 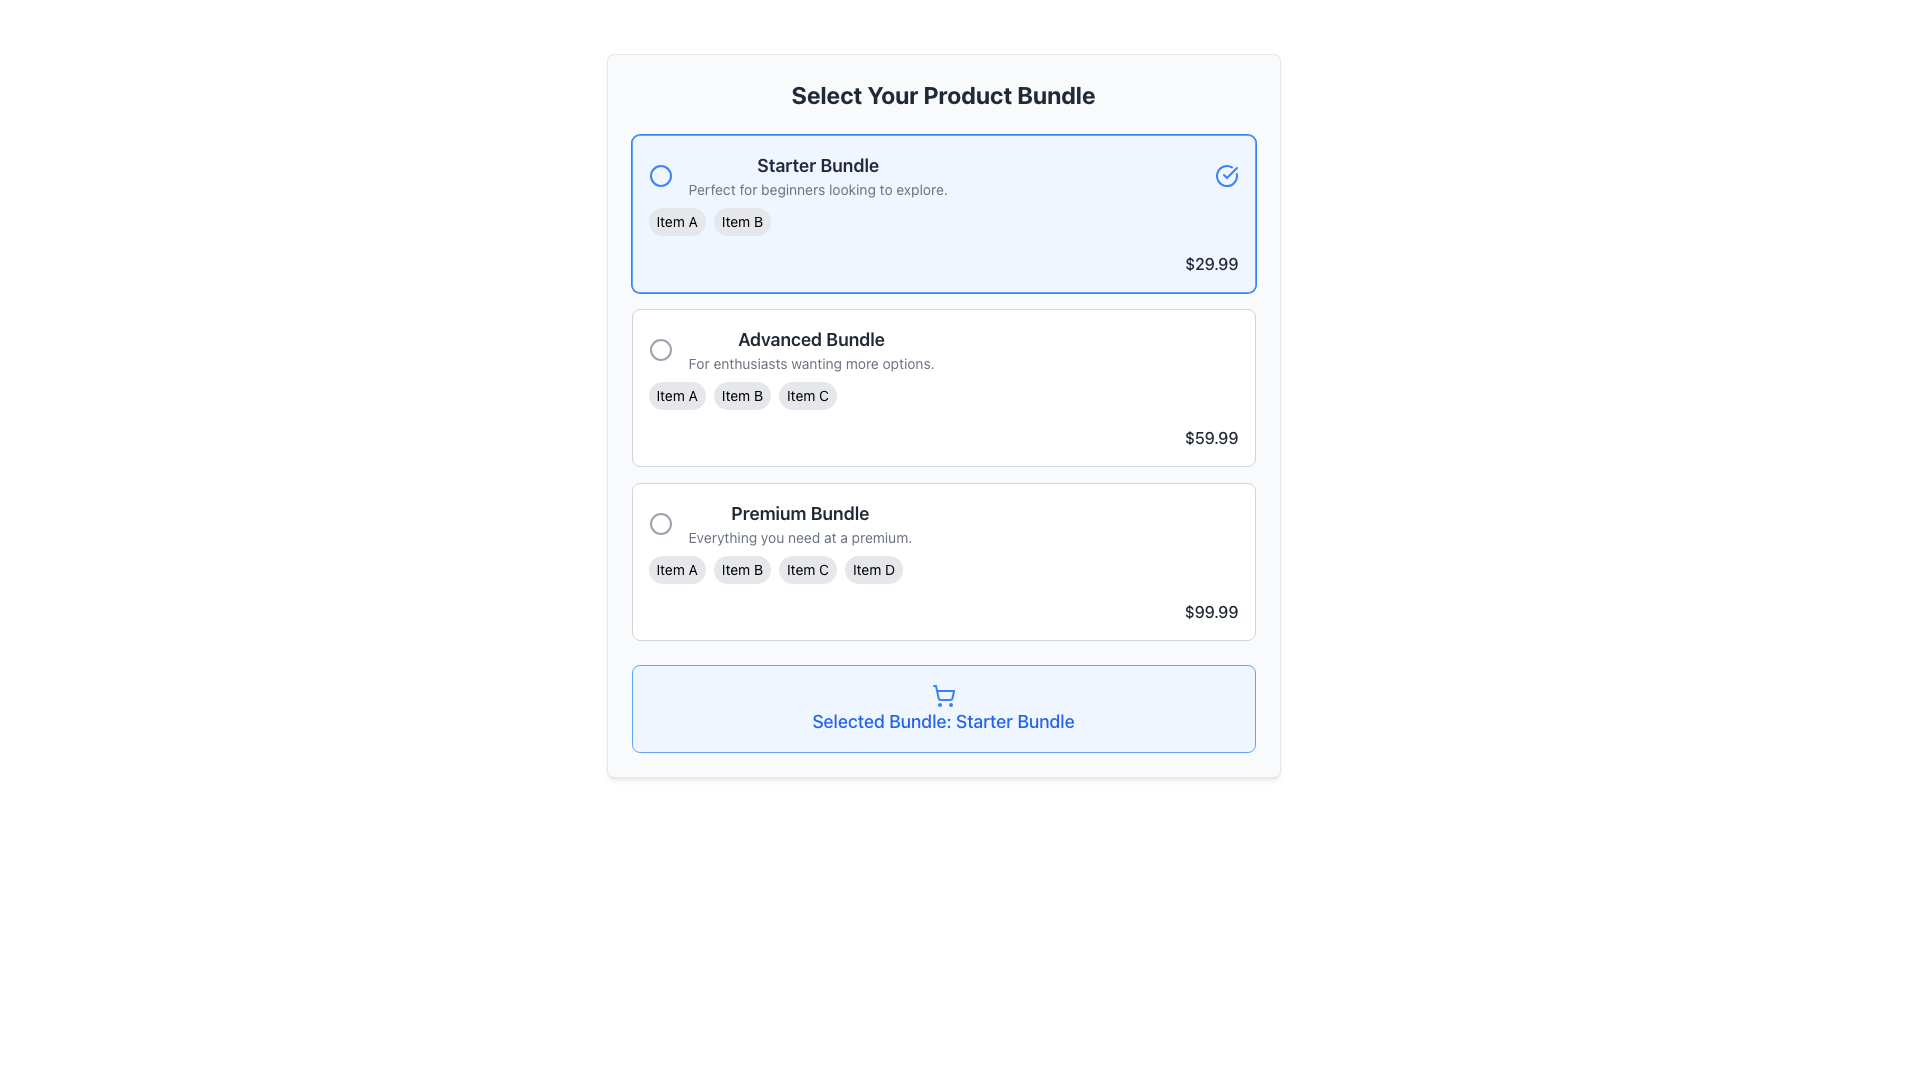 I want to click on the 'Starter Bundle' text block element, so click(x=818, y=175).